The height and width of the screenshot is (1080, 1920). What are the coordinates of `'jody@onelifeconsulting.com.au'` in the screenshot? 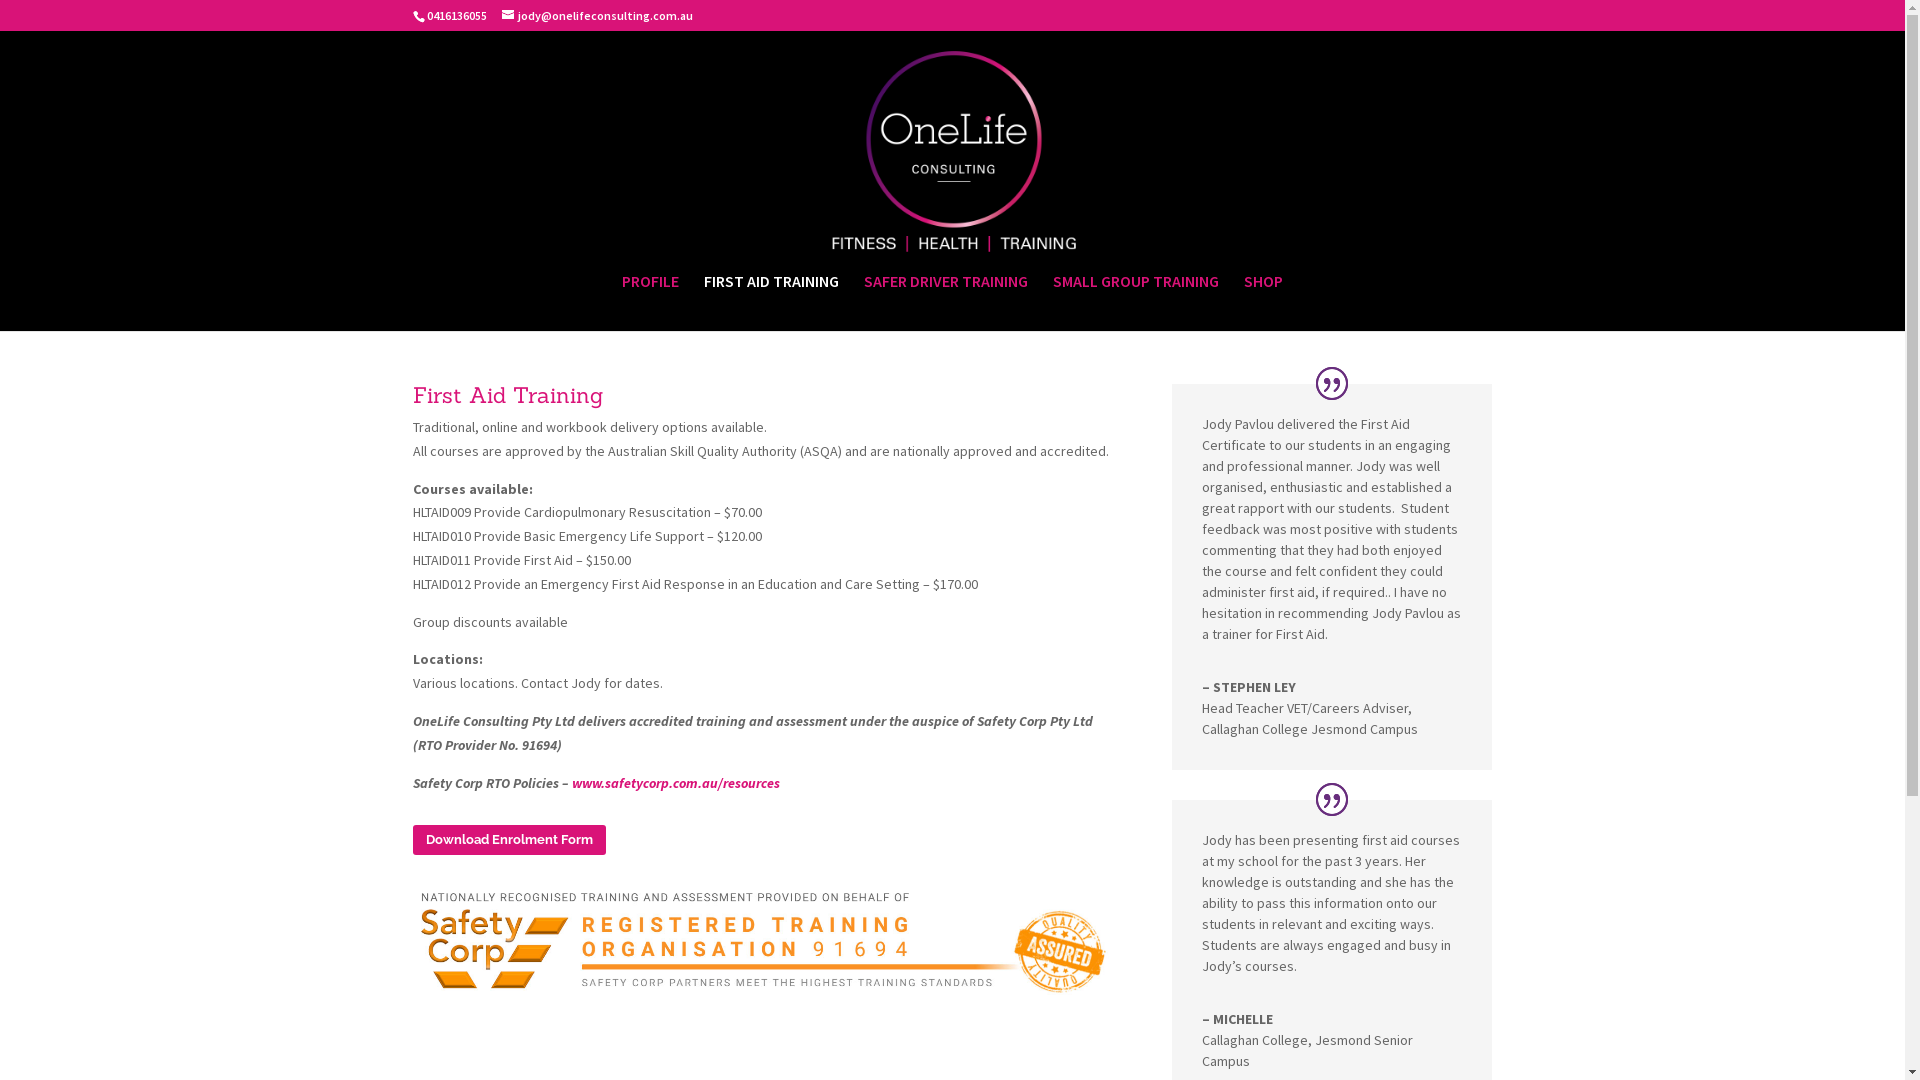 It's located at (502, 15).